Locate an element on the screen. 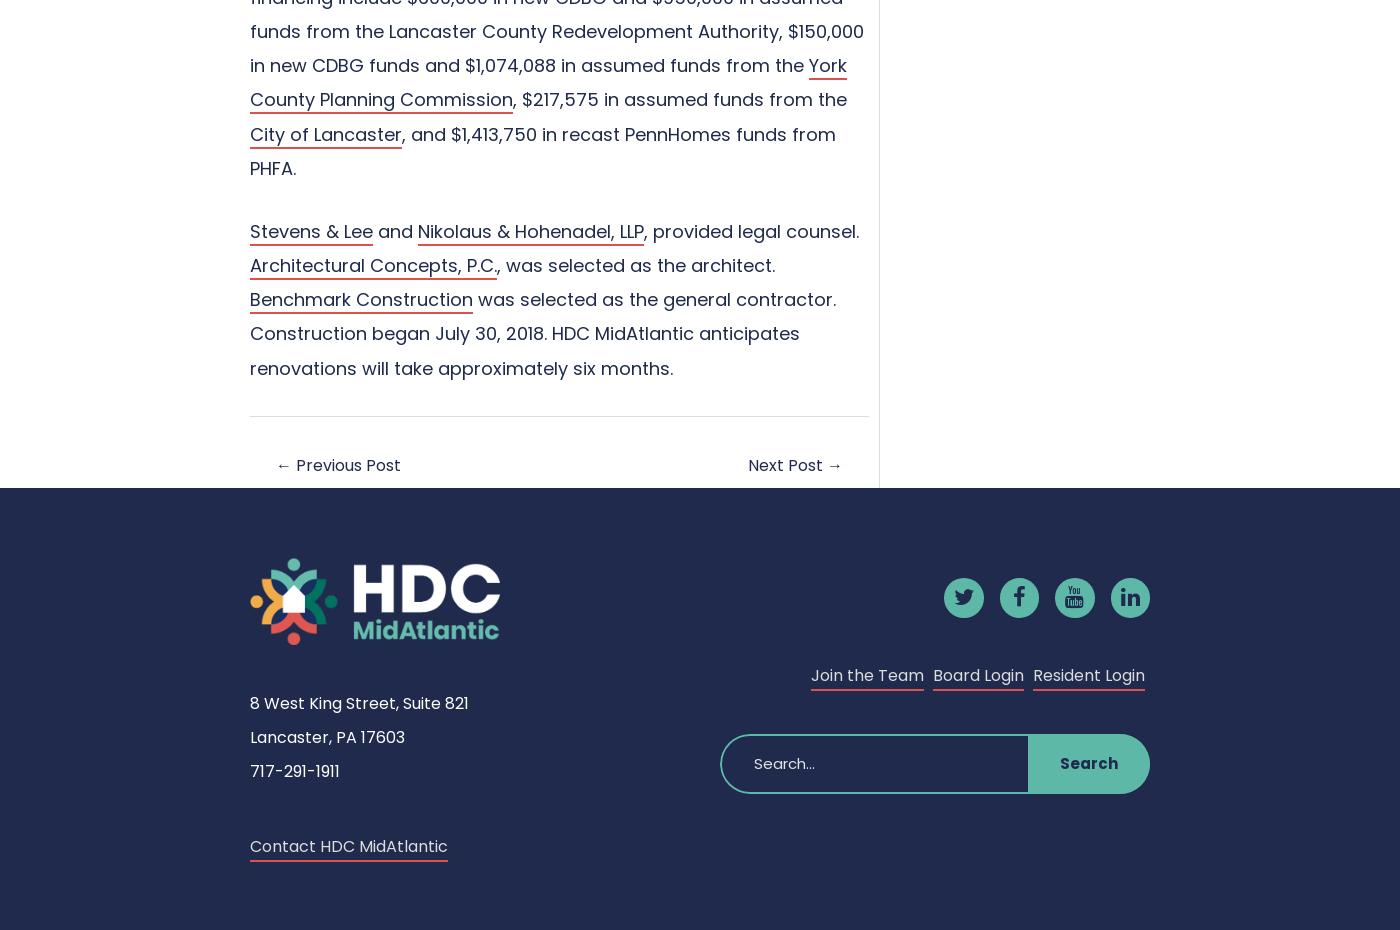 The image size is (1400, 930). 'Stevens & Lee' is located at coordinates (311, 229).